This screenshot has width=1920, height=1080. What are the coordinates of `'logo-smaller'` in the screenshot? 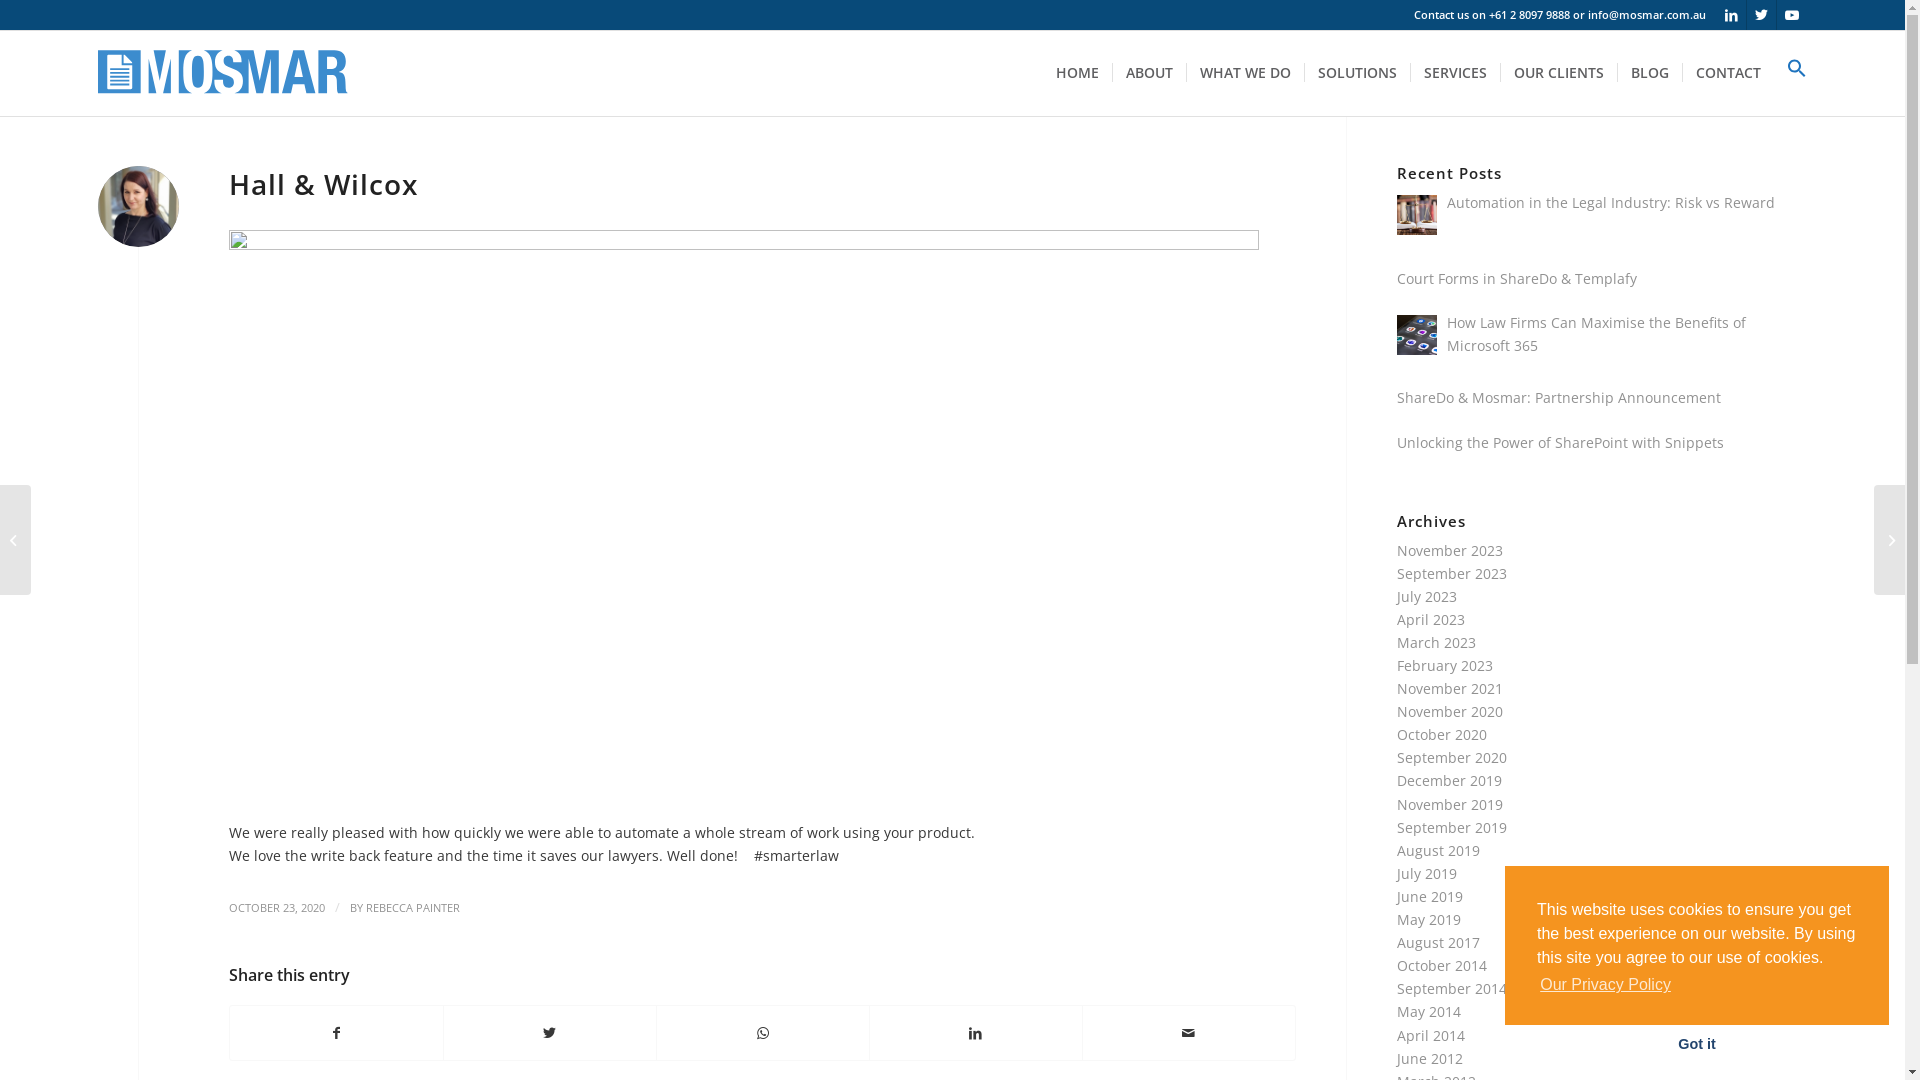 It's located at (96, 72).